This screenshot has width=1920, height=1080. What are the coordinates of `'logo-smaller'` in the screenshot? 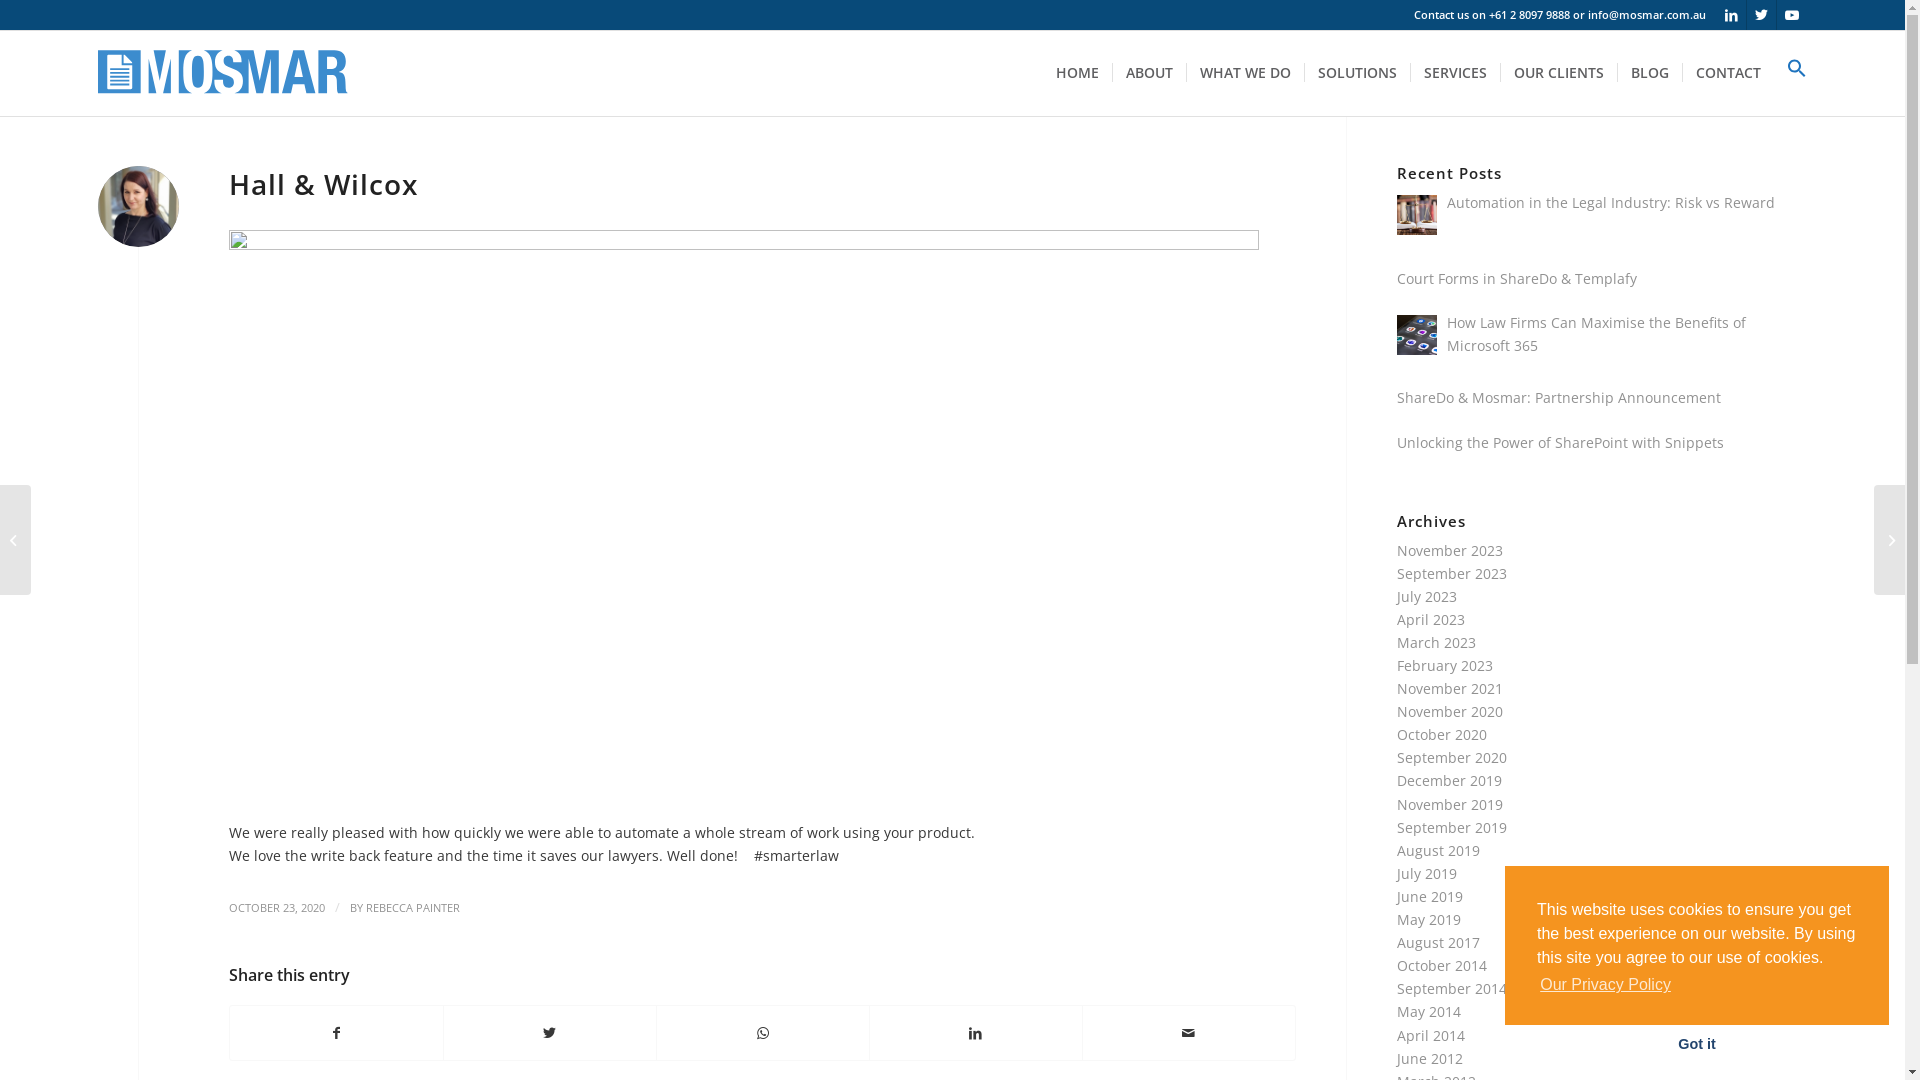 It's located at (96, 72).